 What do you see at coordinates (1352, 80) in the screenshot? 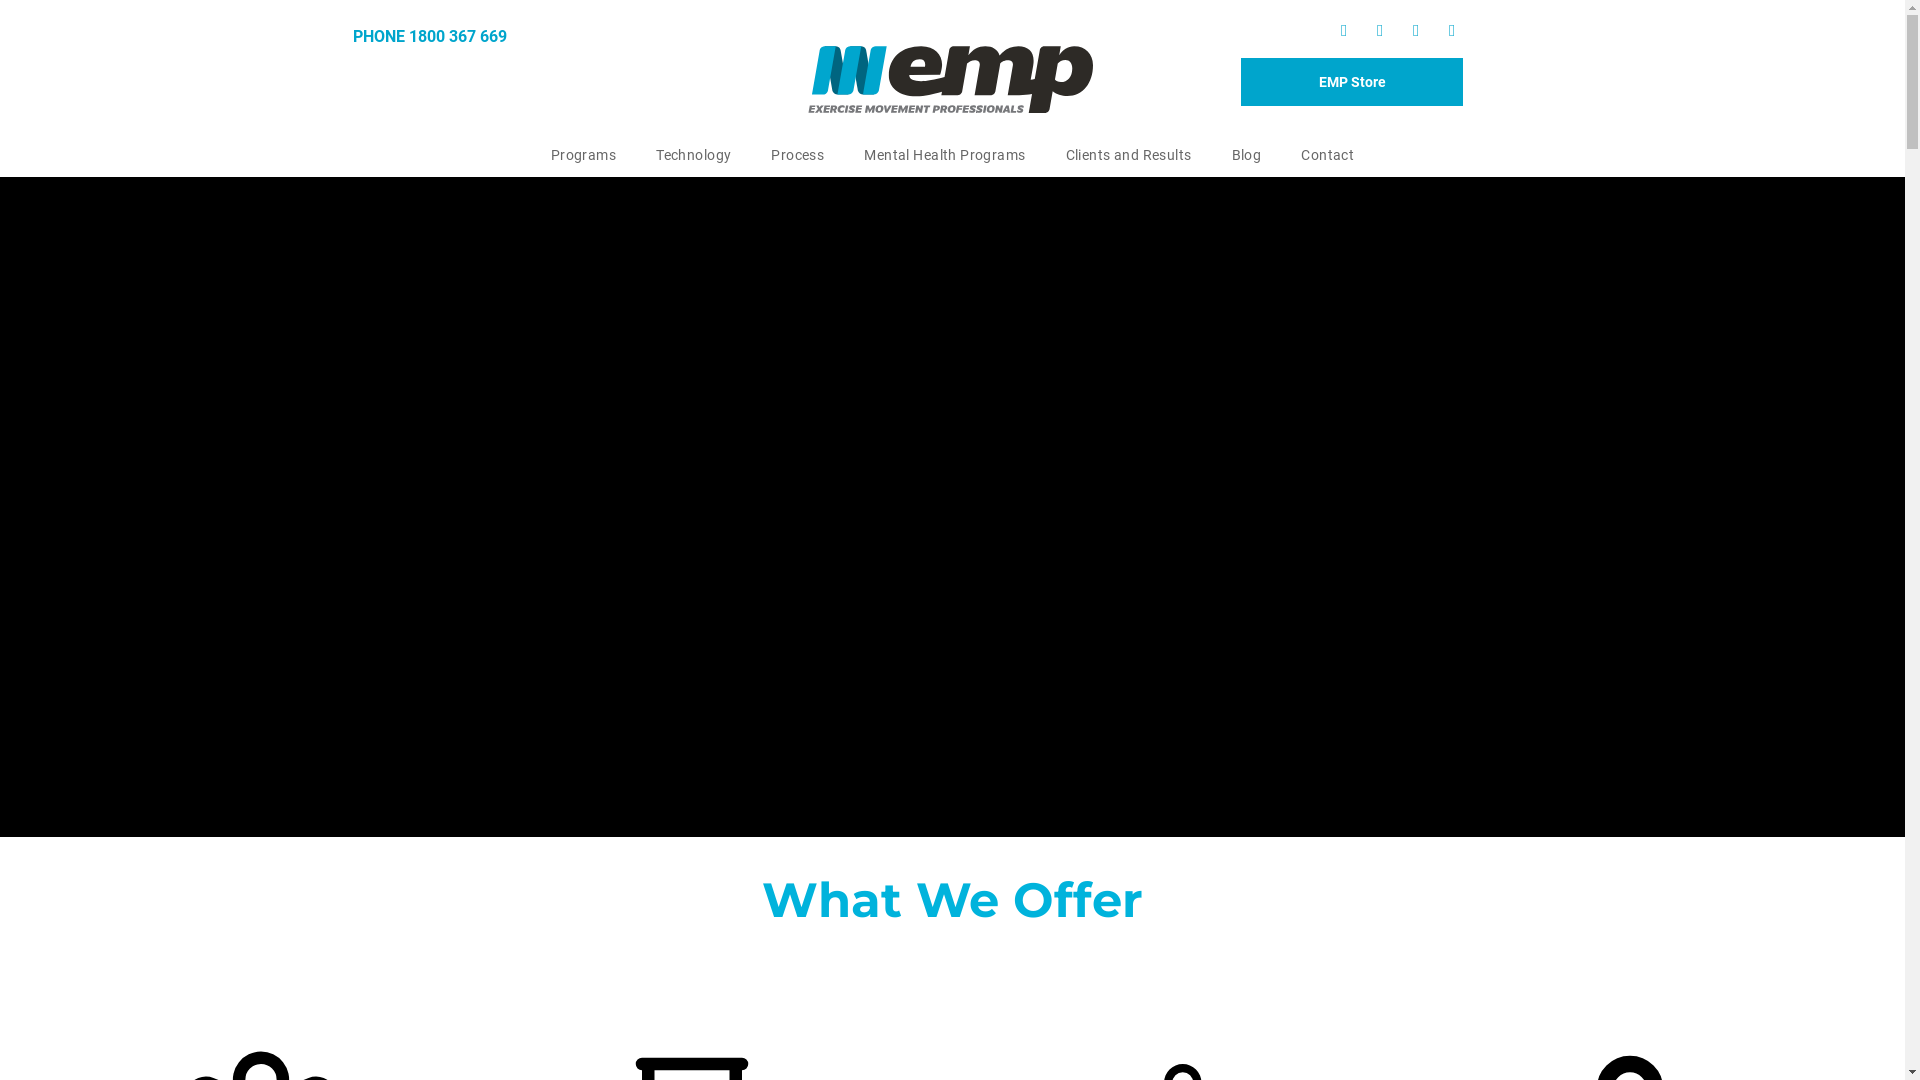
I see `'EMP Store'` at bounding box center [1352, 80].